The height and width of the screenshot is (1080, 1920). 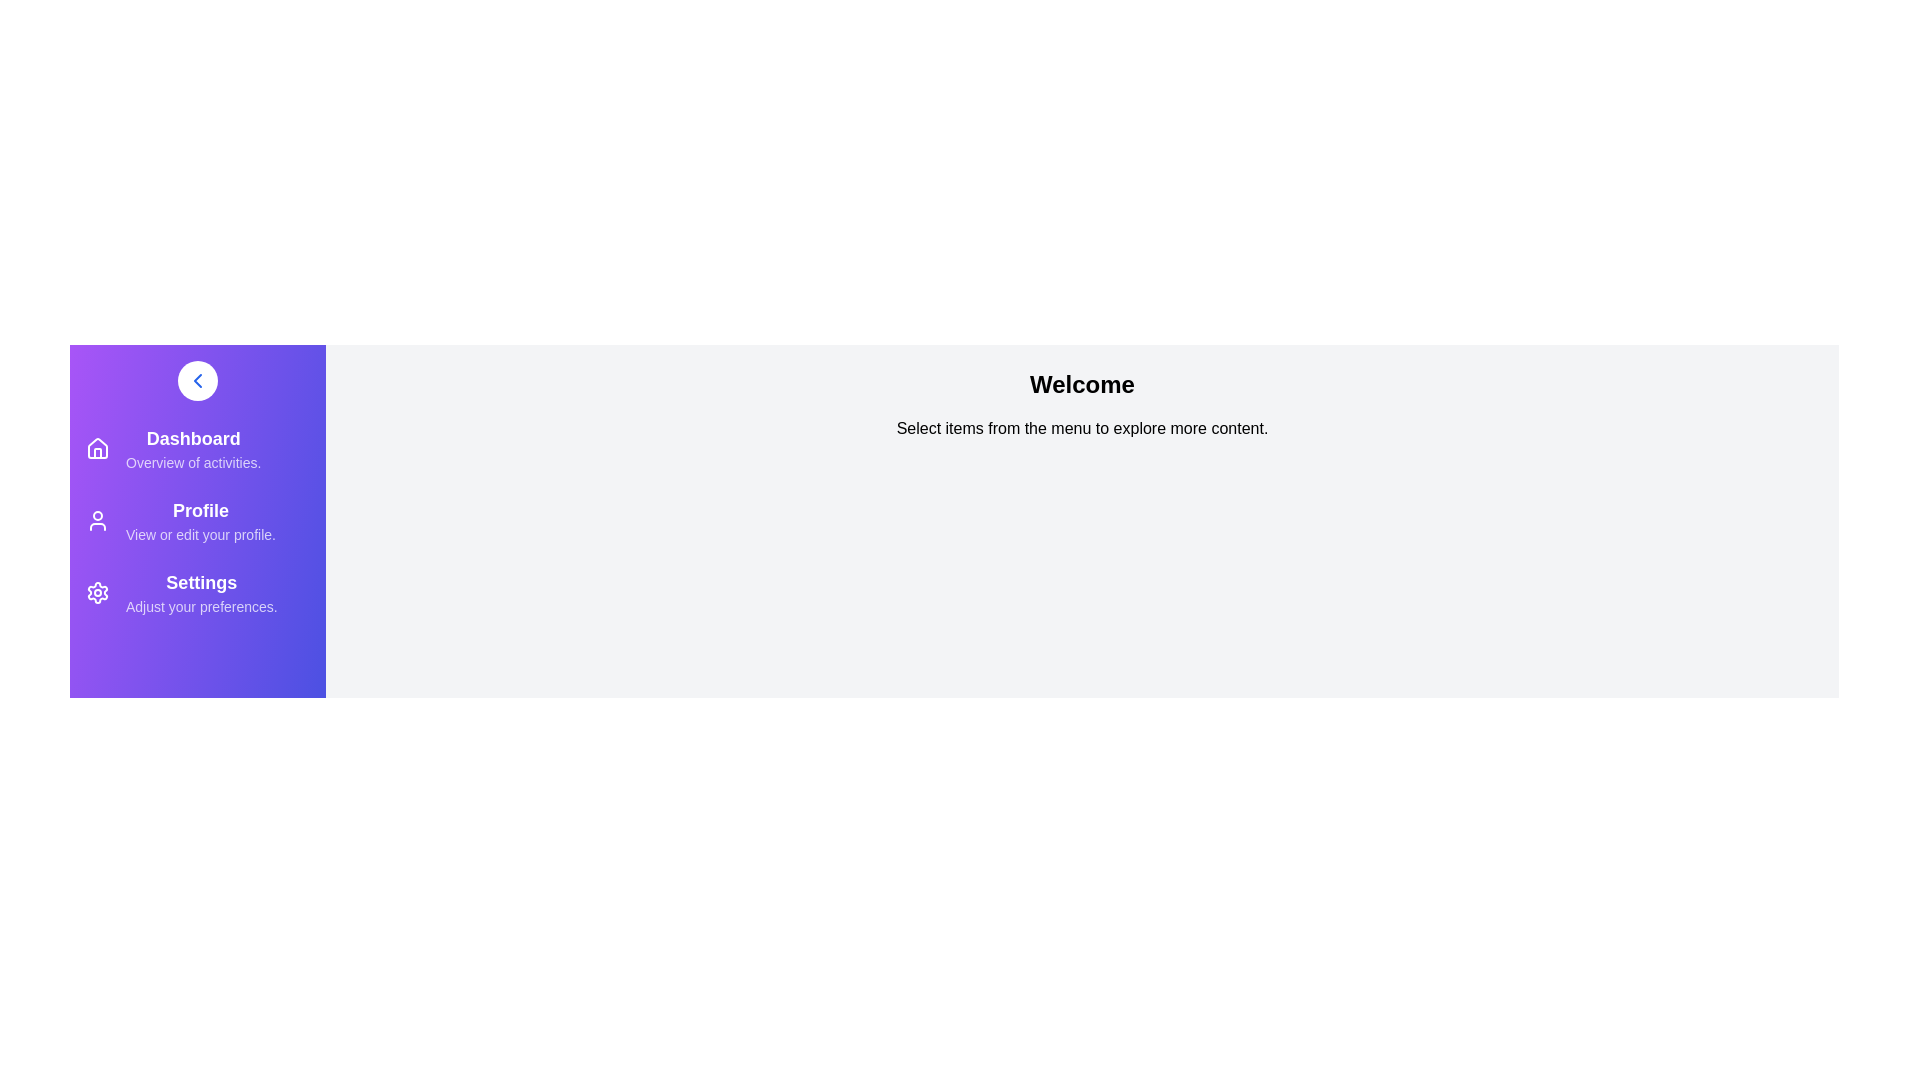 What do you see at coordinates (96, 592) in the screenshot?
I see `the menu item Settings to view its hover effects` at bounding box center [96, 592].